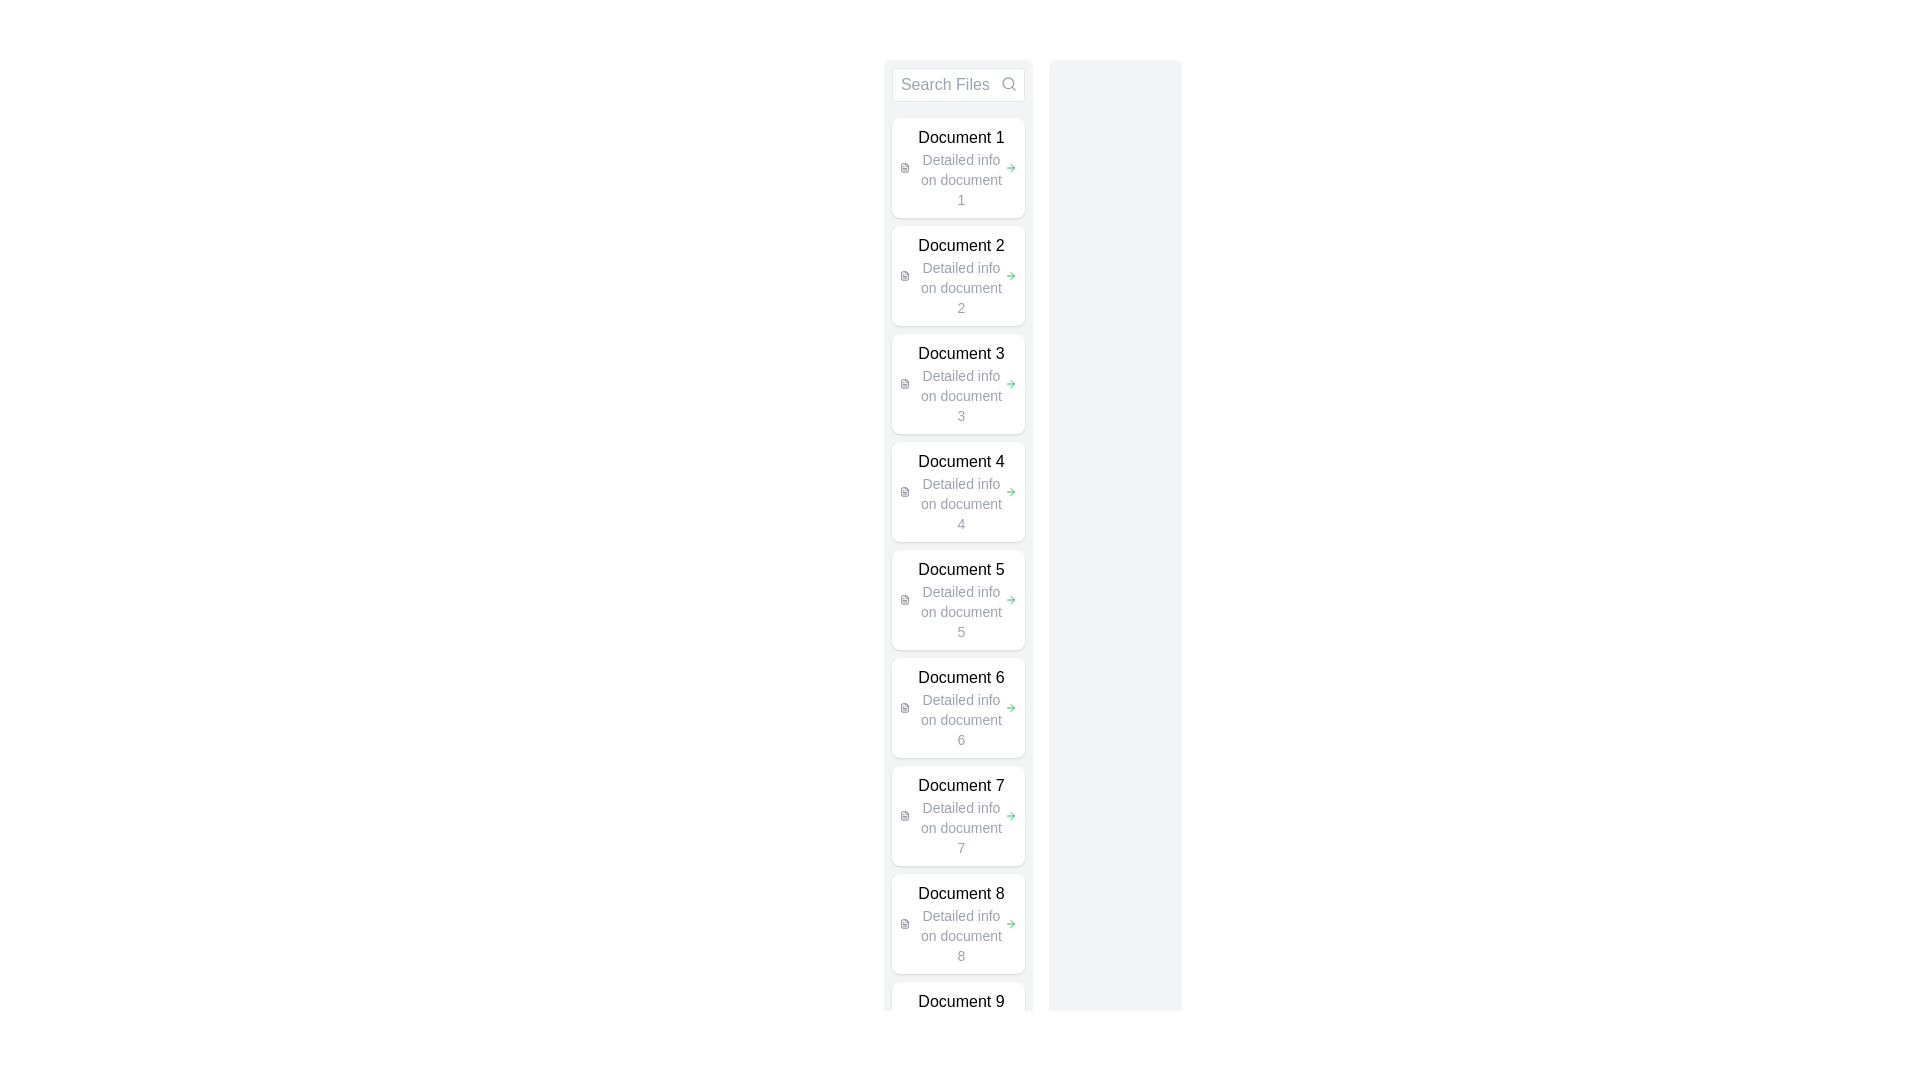  Describe the element at coordinates (961, 785) in the screenshot. I see `the text label that identifies the seventh document item in the list` at that location.